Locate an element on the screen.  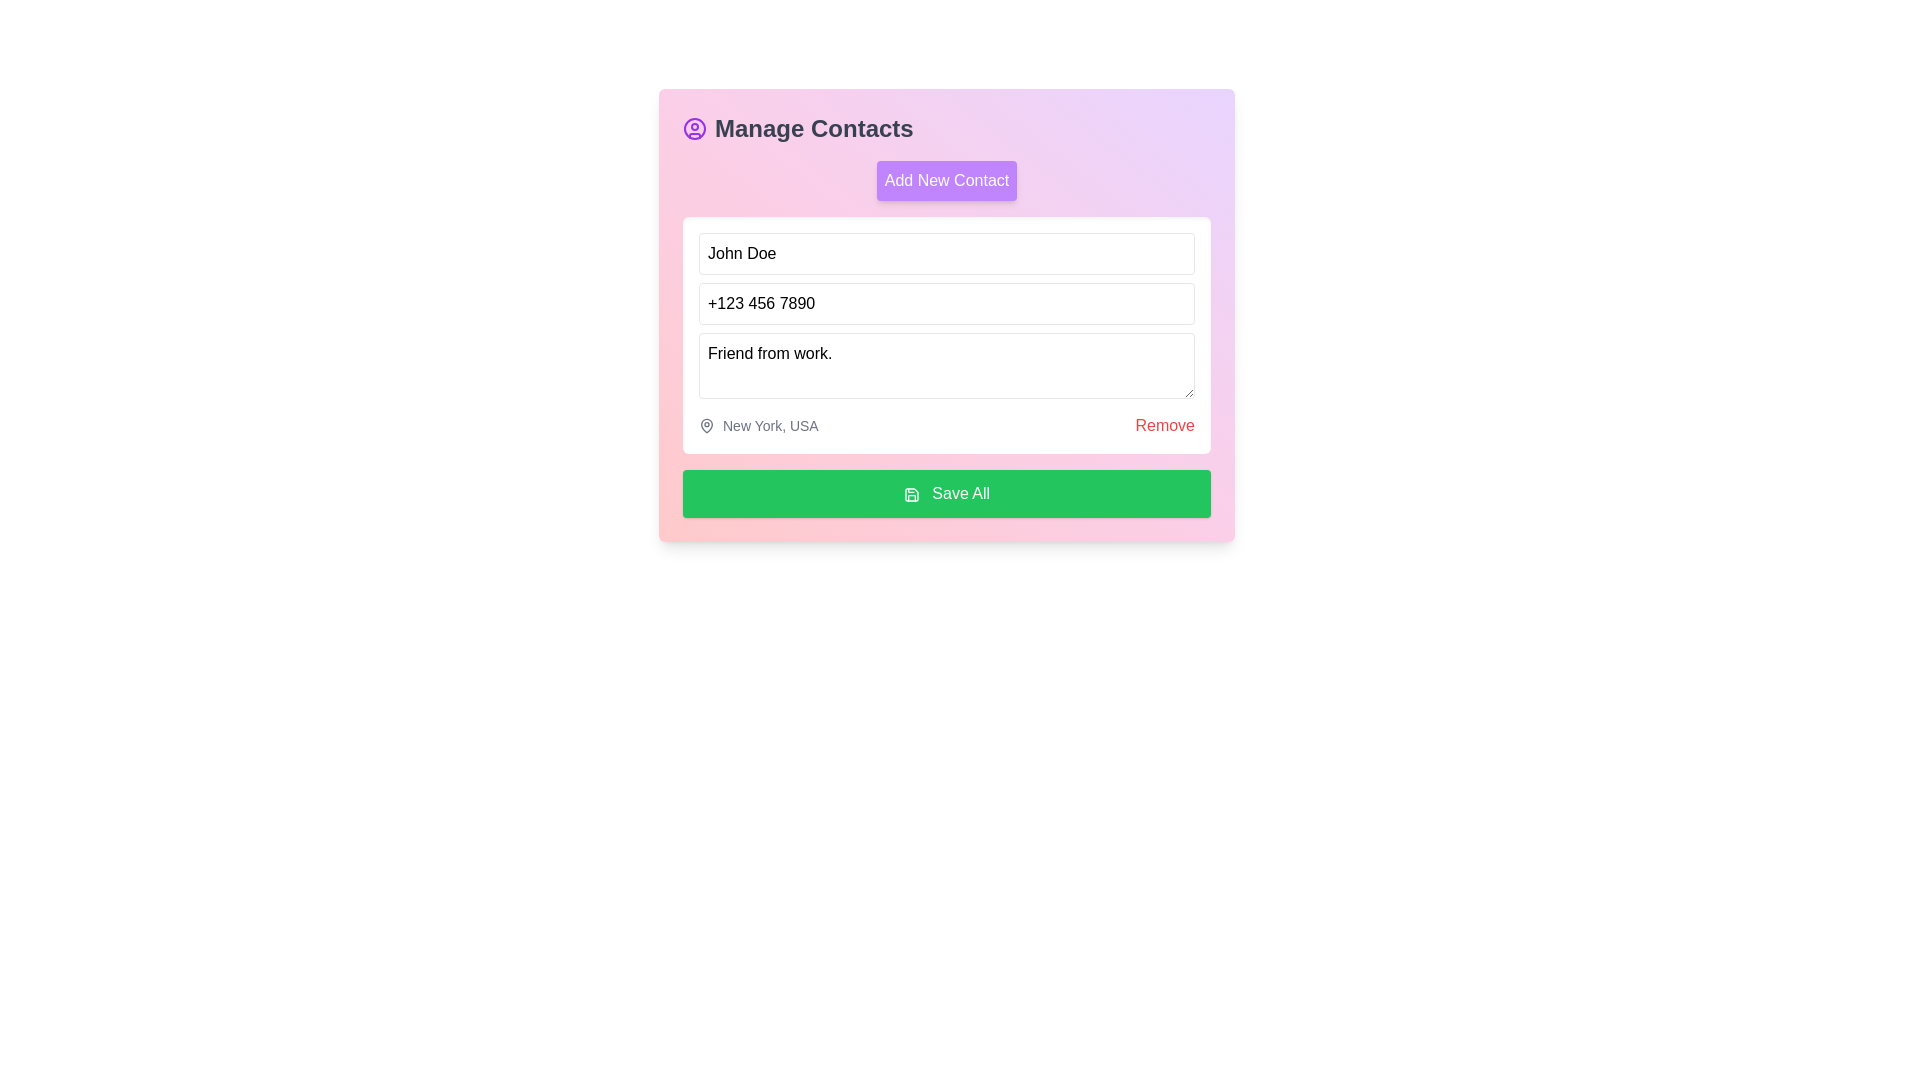
the SVG icon located within the green 'Save All' button is located at coordinates (910, 494).